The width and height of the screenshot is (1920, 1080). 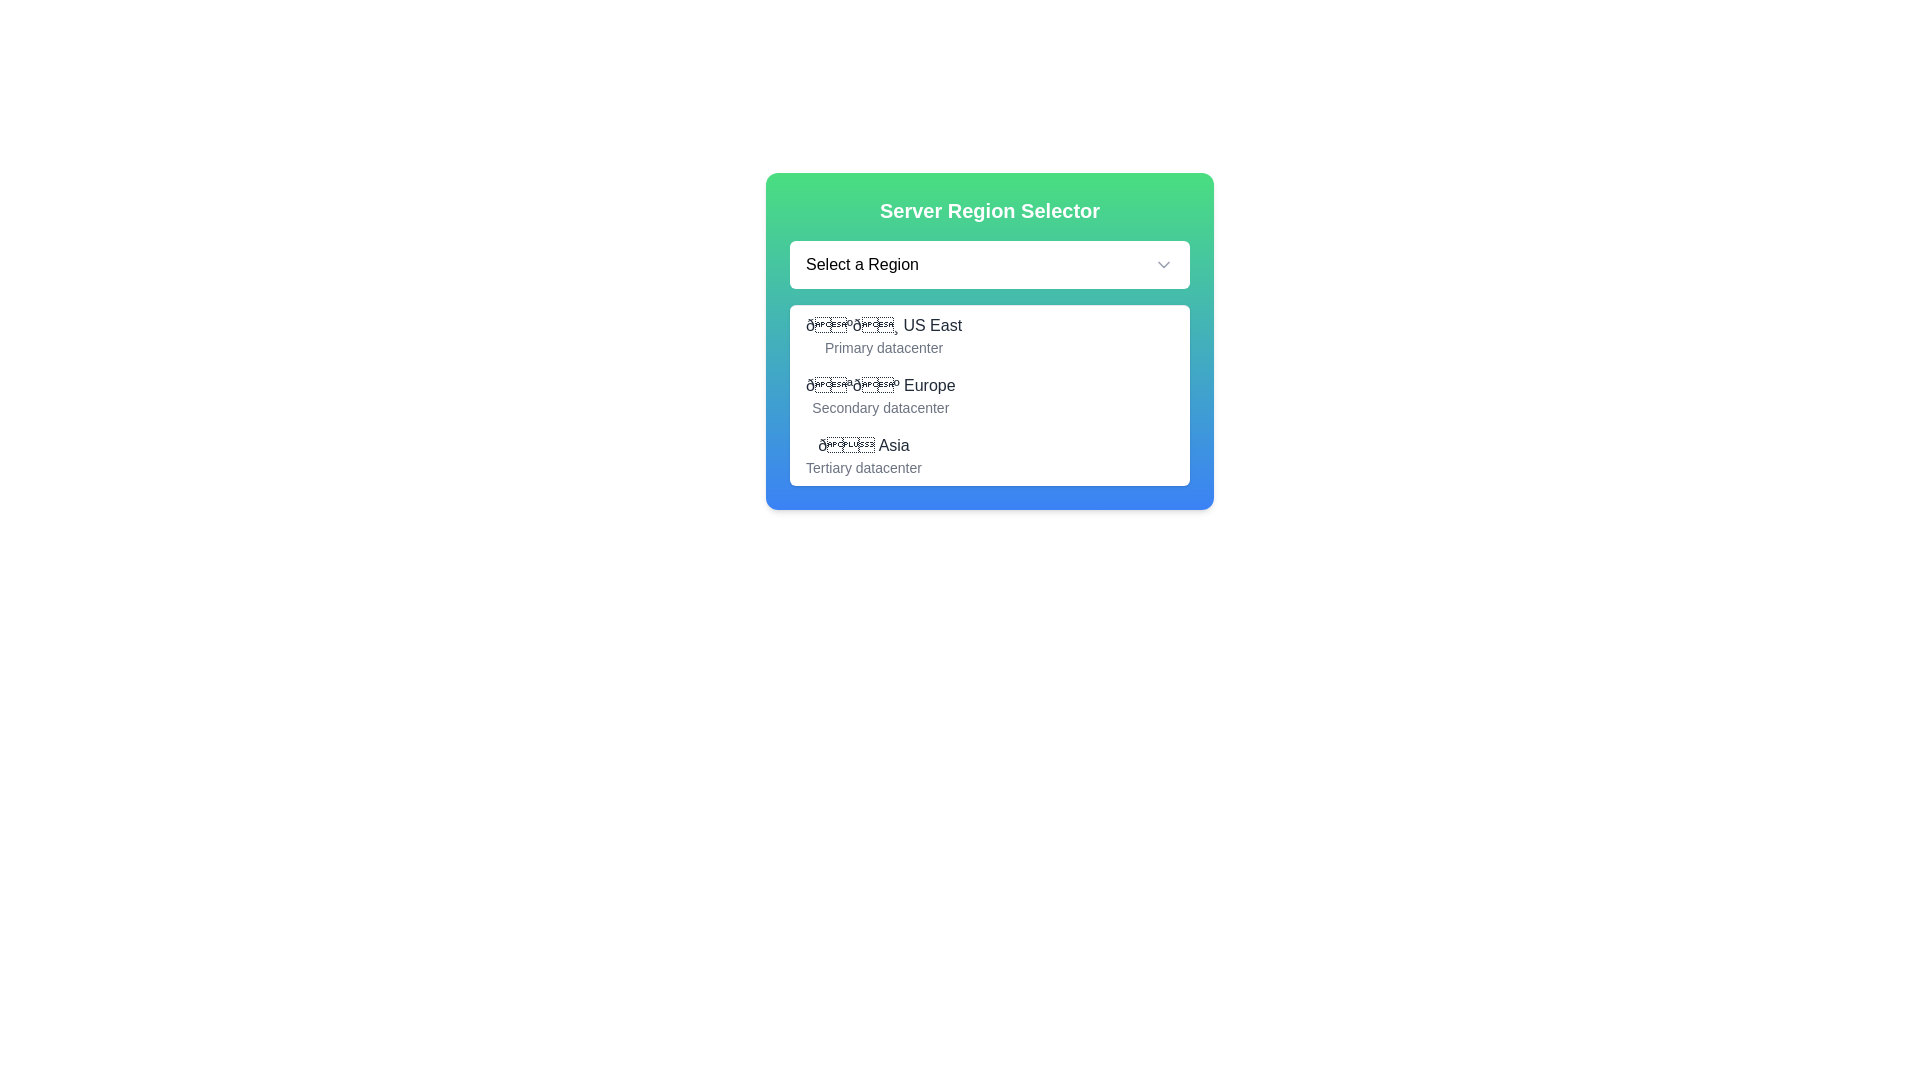 I want to click on the text label reading 'Primary datacenter', which is styled in gray and located beneath the '🇺🇸 US East' label in a dropdown menu, so click(x=882, y=346).